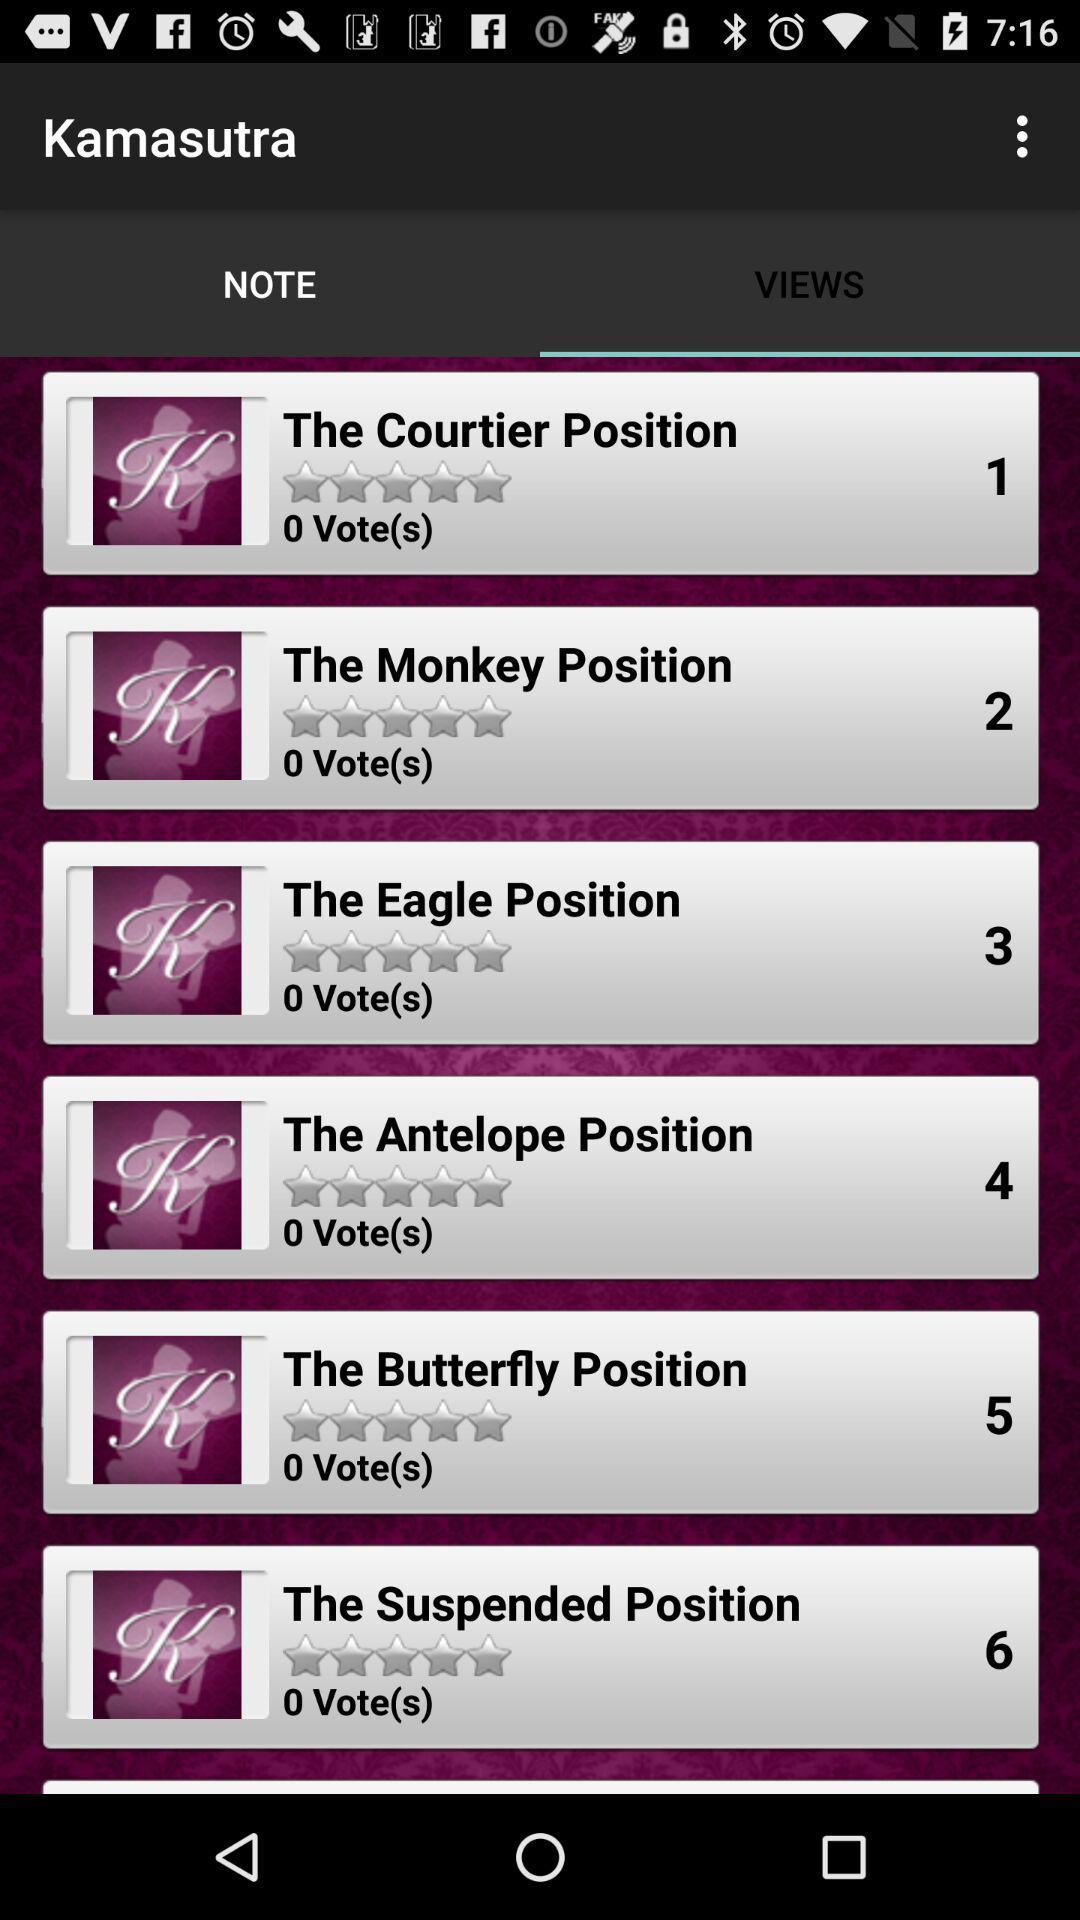  I want to click on the item to the left of 4 item, so click(517, 1132).